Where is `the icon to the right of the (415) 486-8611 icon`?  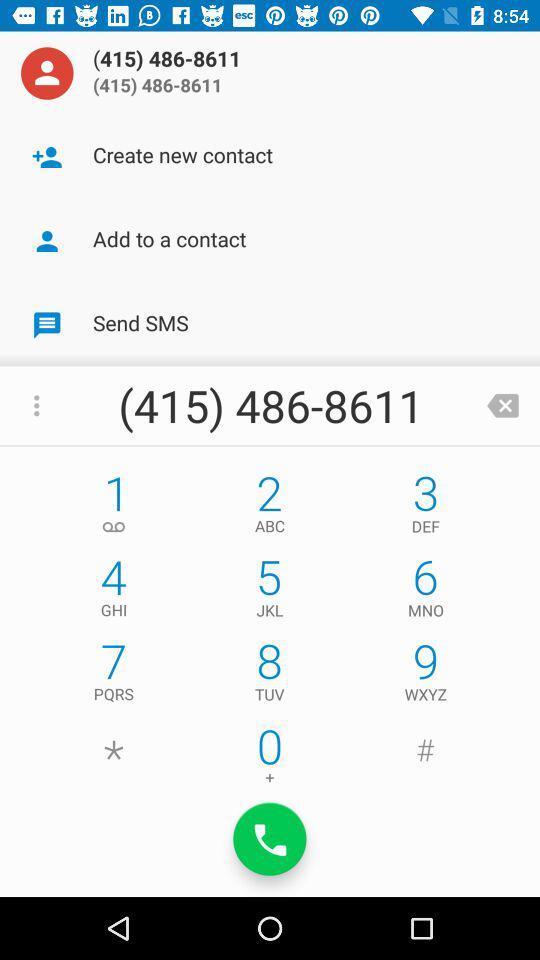 the icon to the right of the (415) 486-8611 icon is located at coordinates (502, 404).